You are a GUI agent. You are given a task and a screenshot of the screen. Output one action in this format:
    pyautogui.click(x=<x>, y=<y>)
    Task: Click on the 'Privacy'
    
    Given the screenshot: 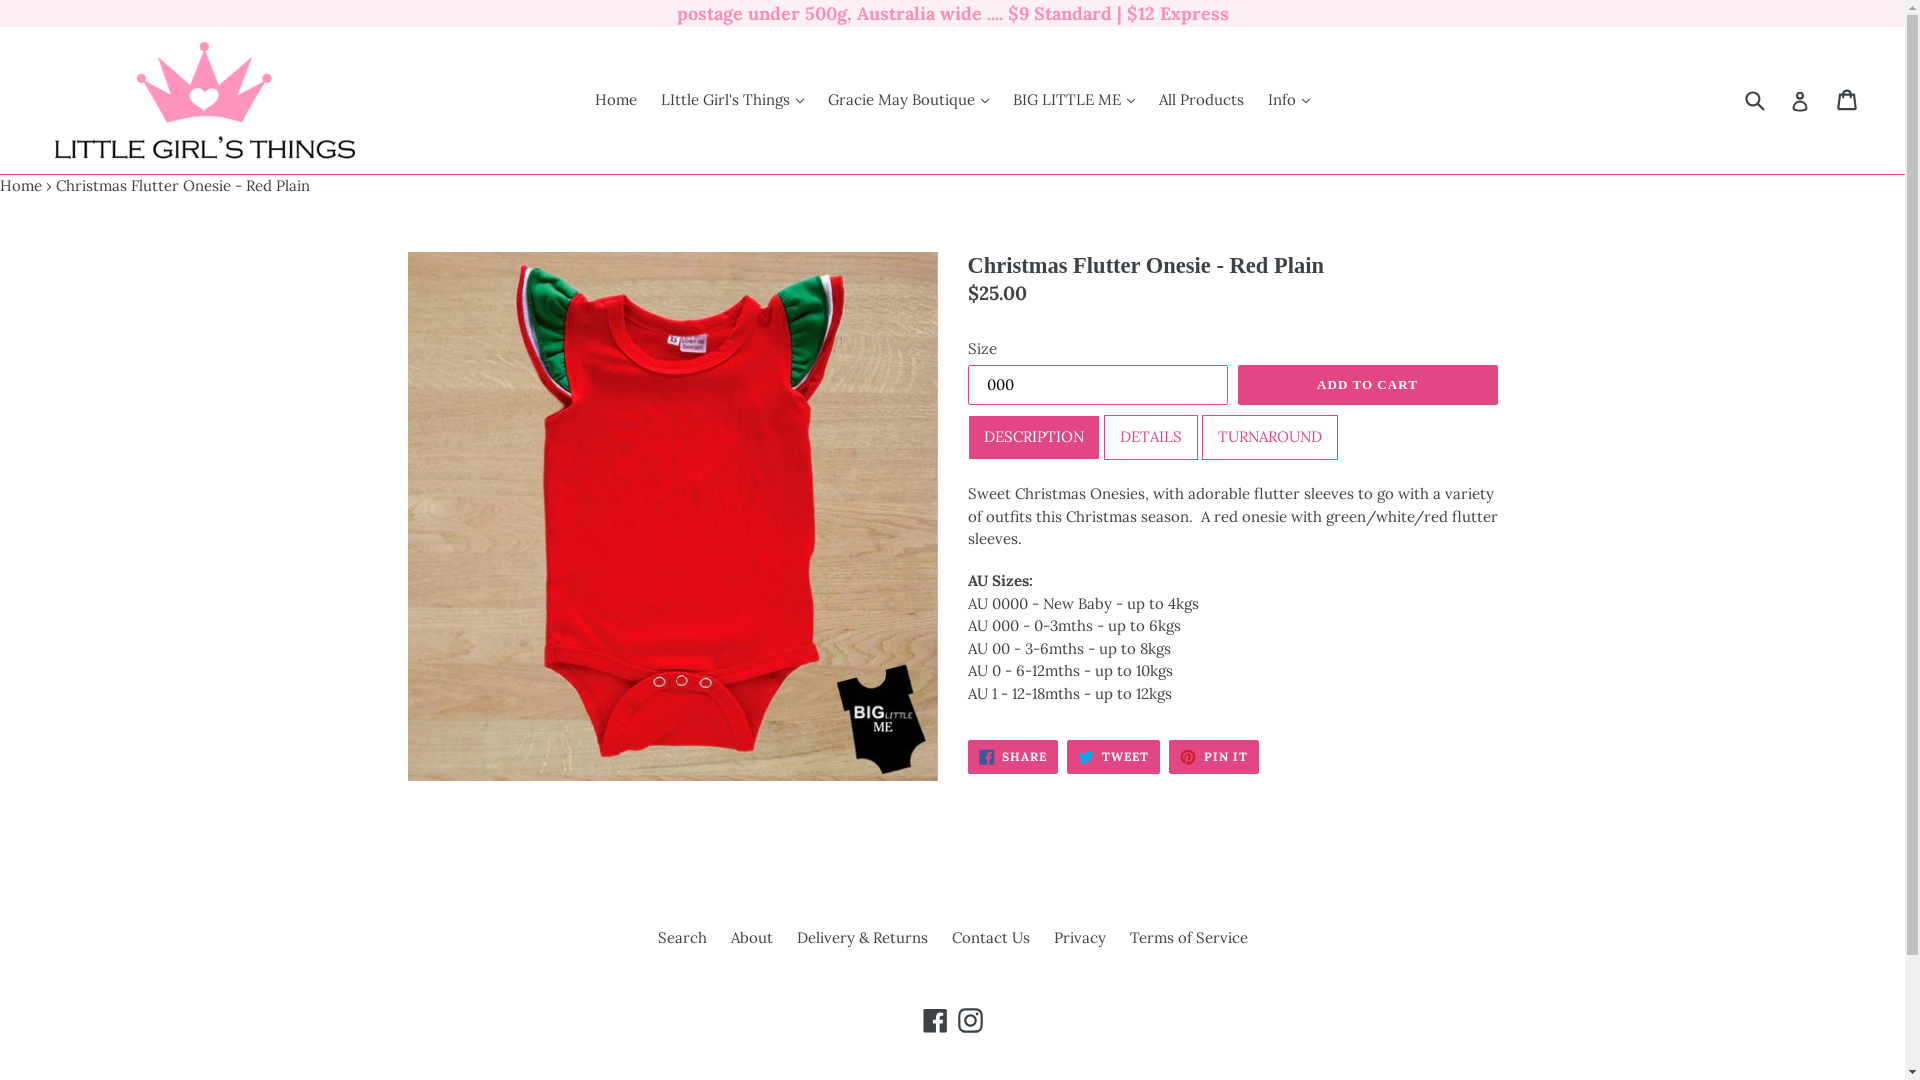 What is the action you would take?
    pyautogui.click(x=1053, y=937)
    